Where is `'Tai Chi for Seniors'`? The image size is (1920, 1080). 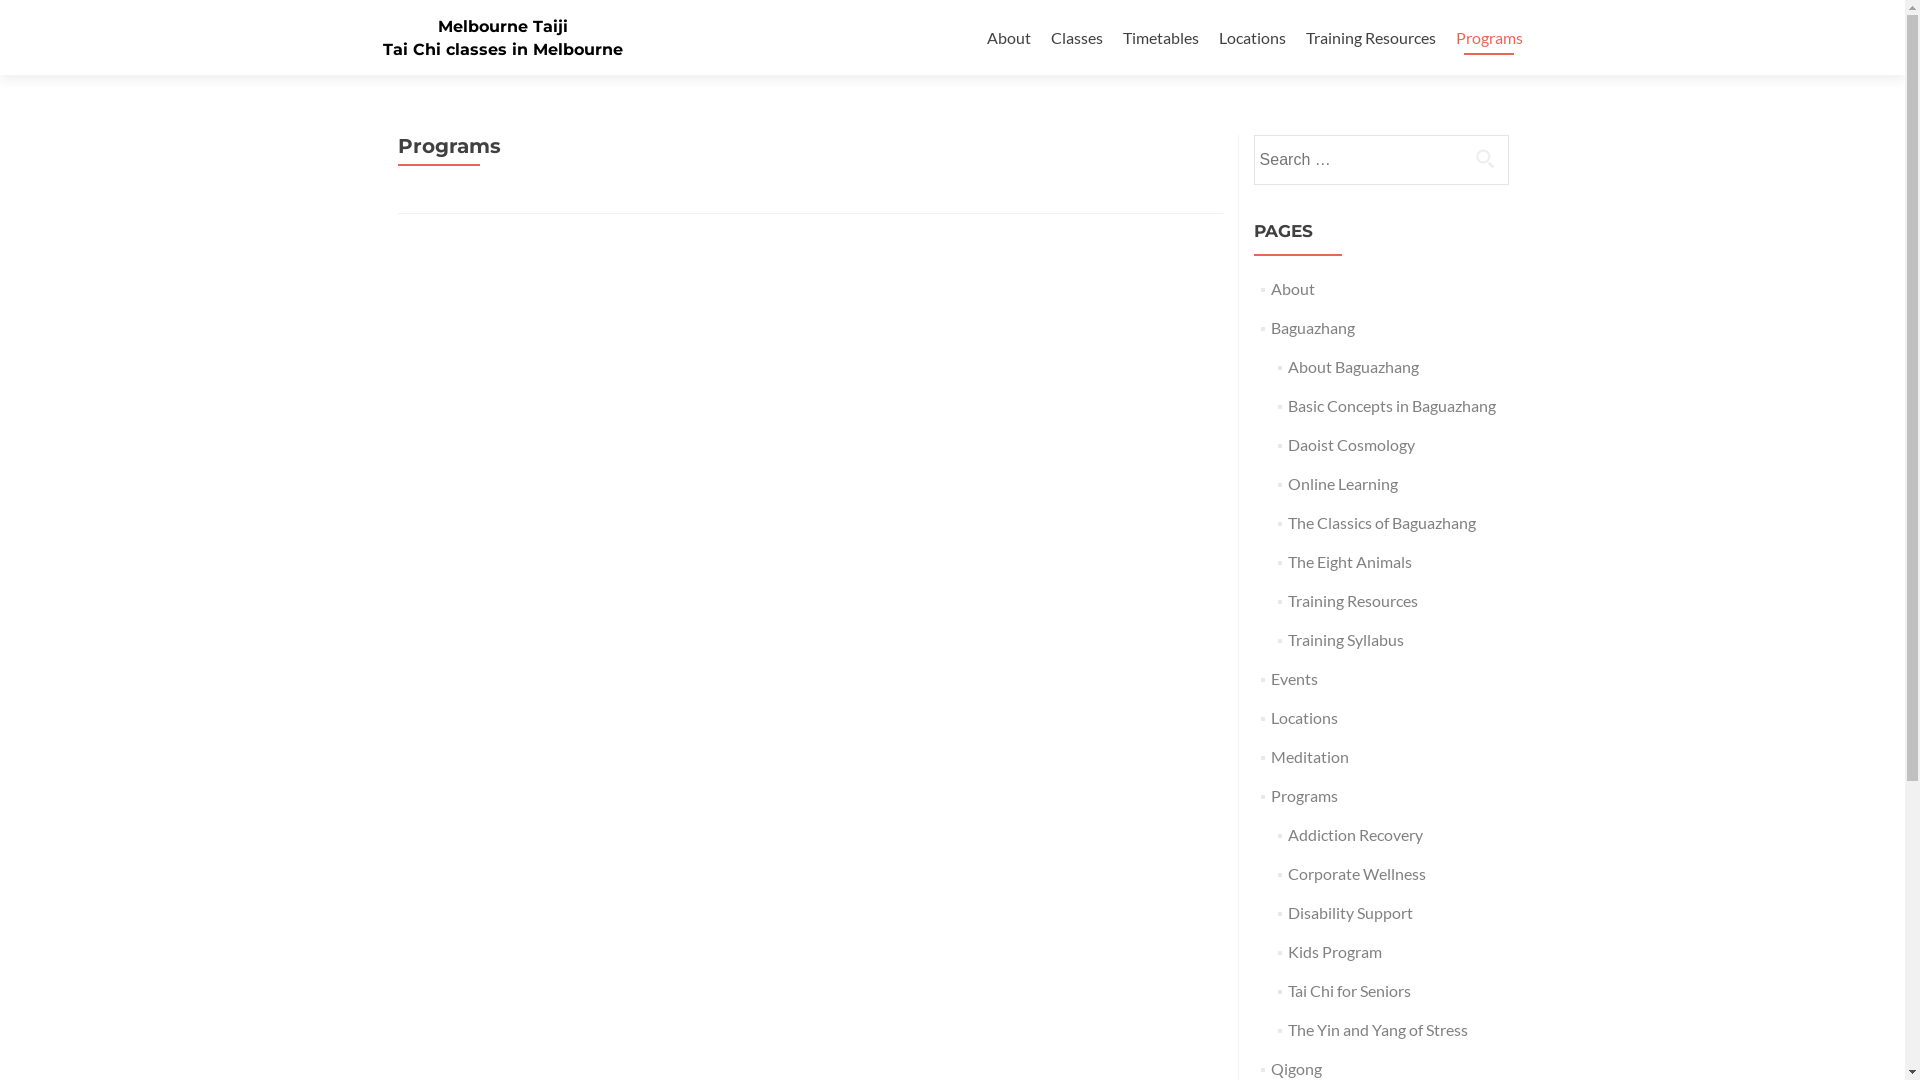 'Tai Chi for Seniors' is located at coordinates (1287, 990).